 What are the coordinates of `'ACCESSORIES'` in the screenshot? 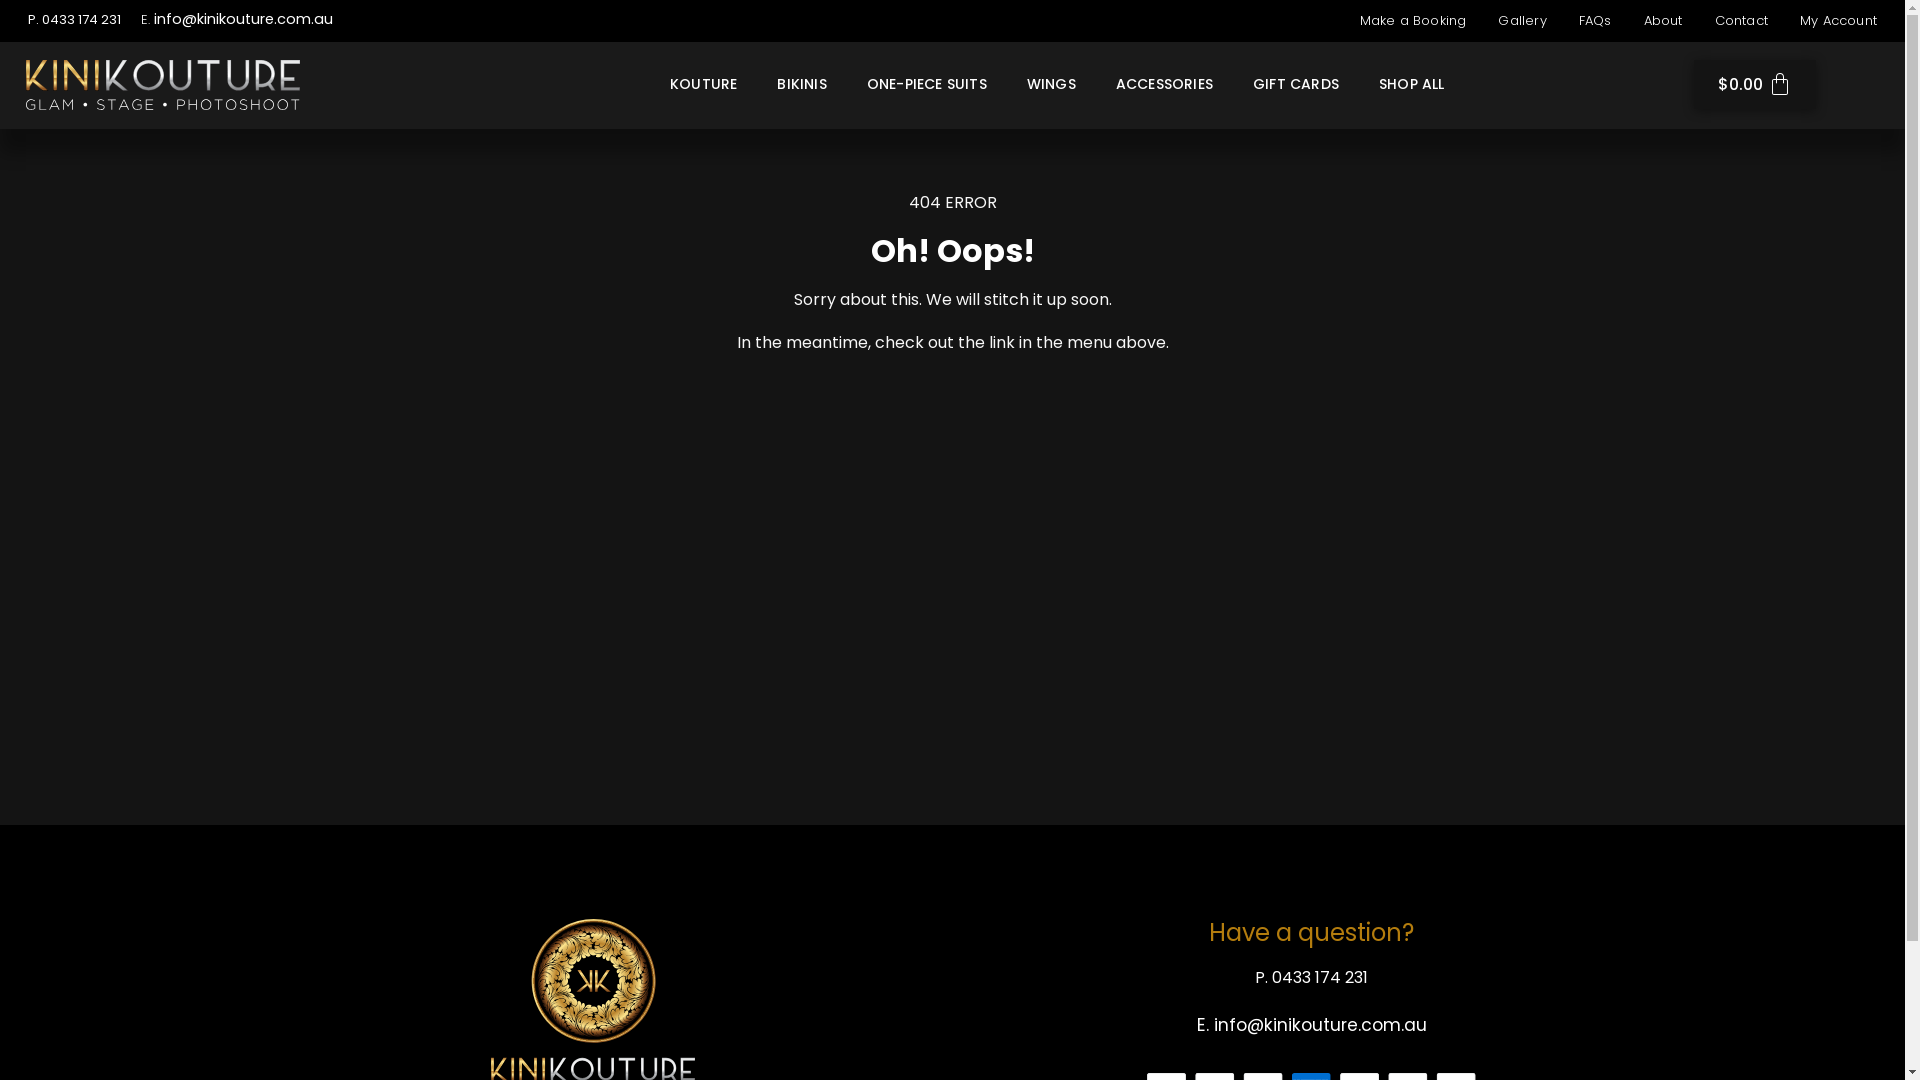 It's located at (1098, 83).